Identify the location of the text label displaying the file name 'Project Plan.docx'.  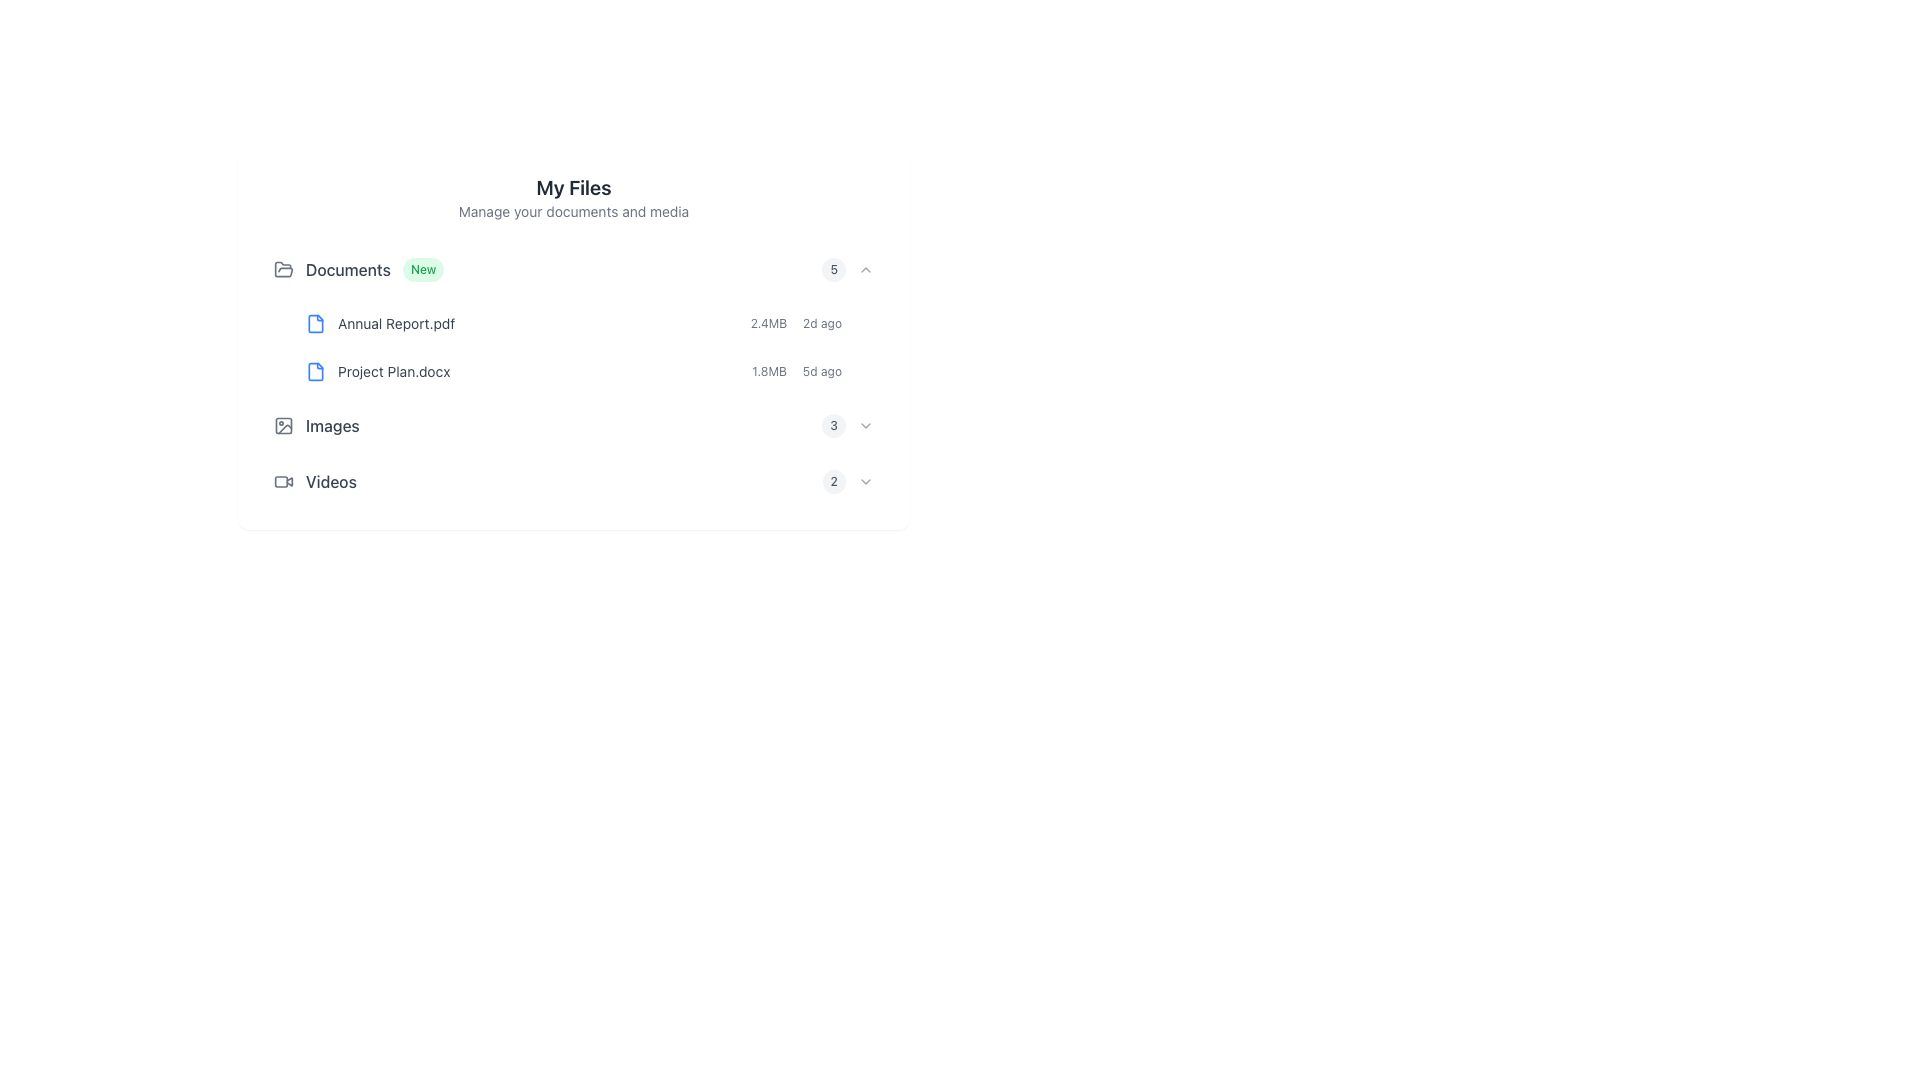
(378, 371).